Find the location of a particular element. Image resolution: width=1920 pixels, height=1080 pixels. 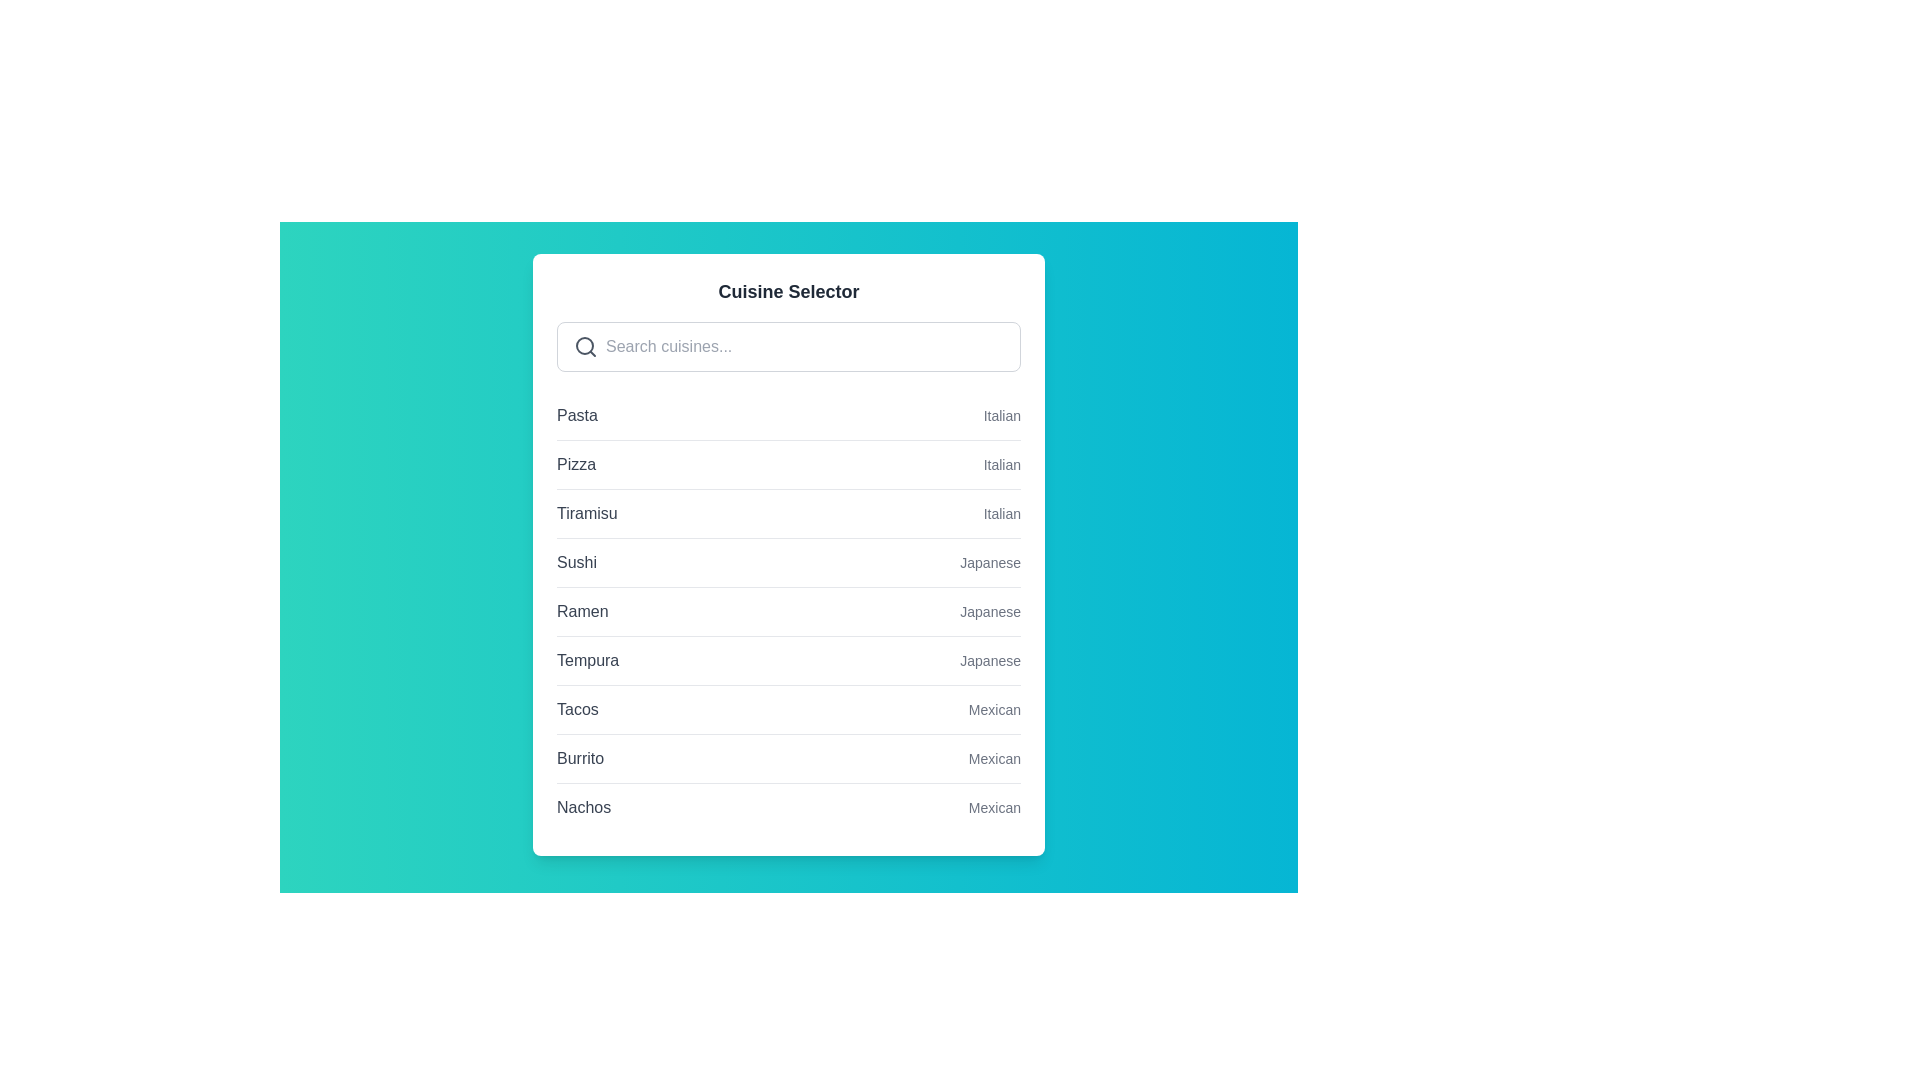

the 'Sushi' text label, which is positioned in the center area of the list, to the left of 'Japanese' and above 'Ramen' is located at coordinates (575, 563).